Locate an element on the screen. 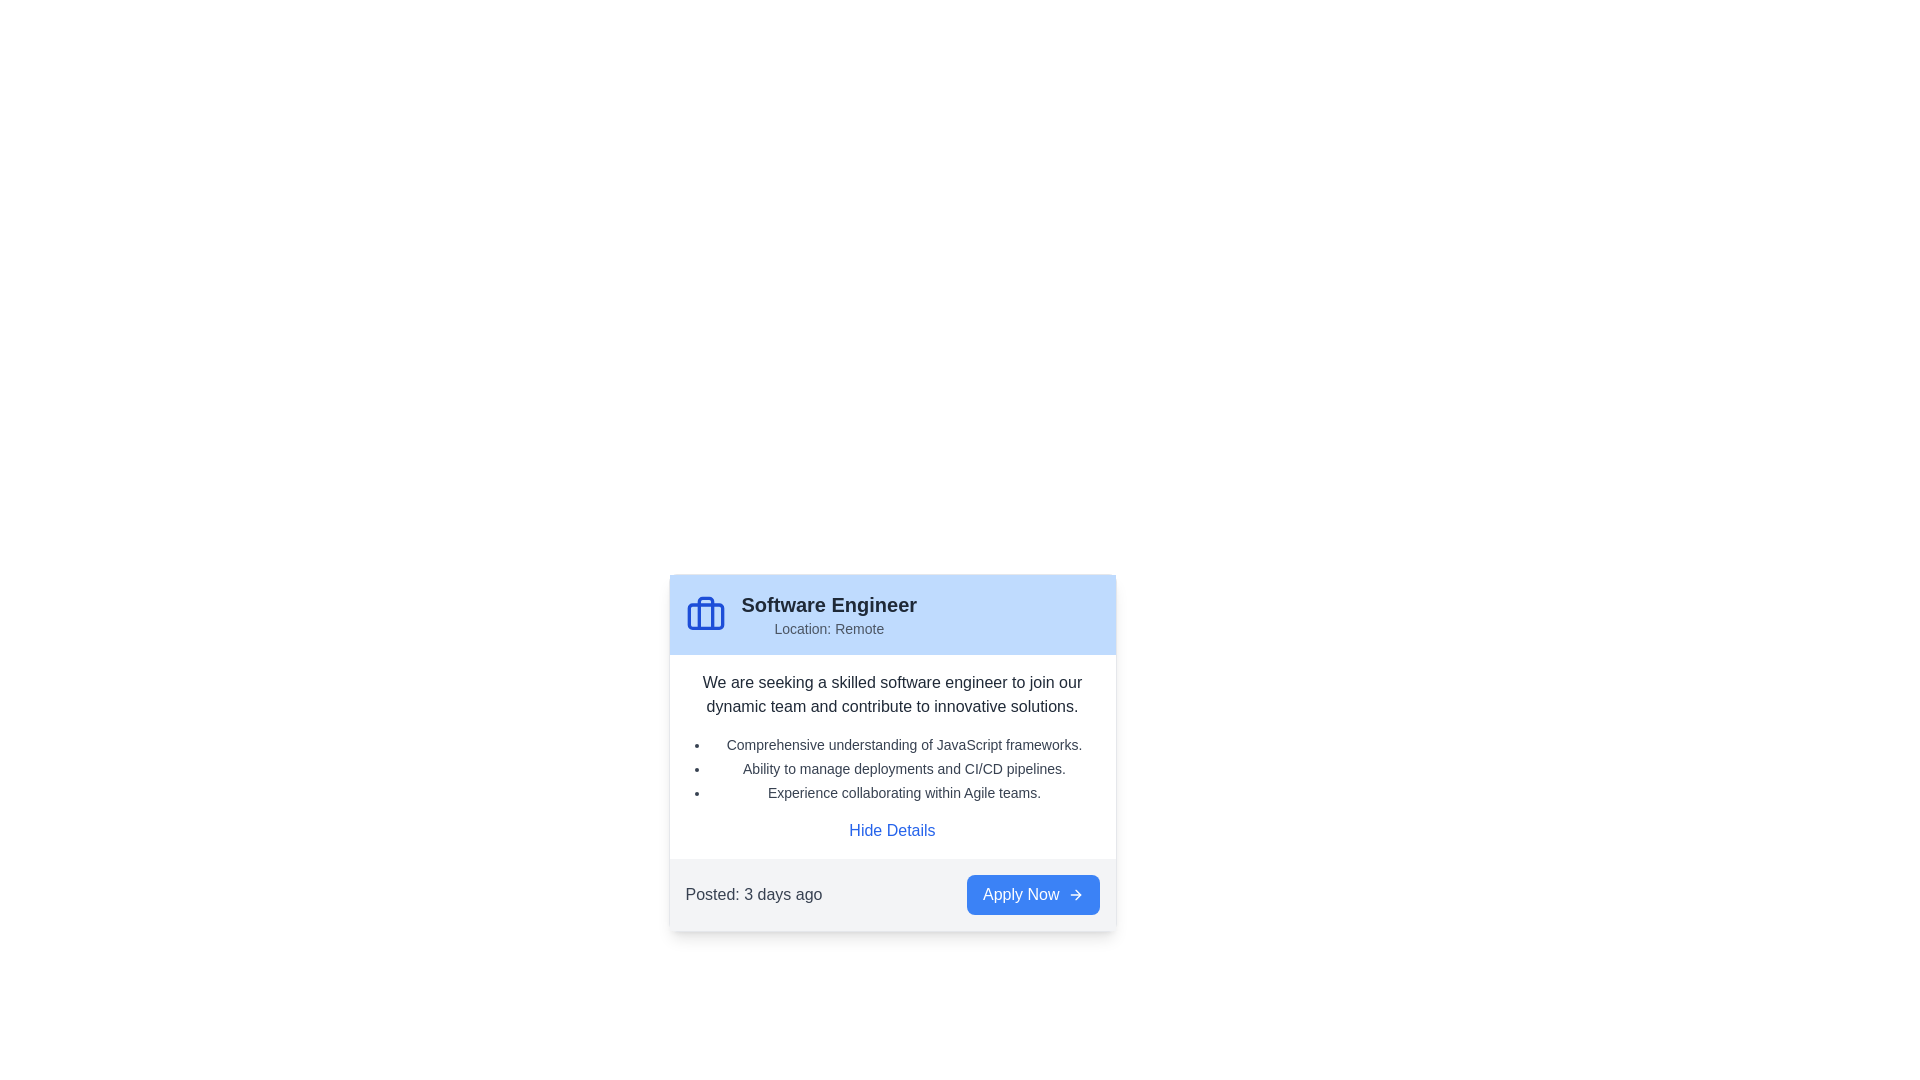 The height and width of the screenshot is (1080, 1920). the rectangular inner component of the briefcase icon located at the top-left corner of the job posting card titled 'Software Engineer' is located at coordinates (705, 615).